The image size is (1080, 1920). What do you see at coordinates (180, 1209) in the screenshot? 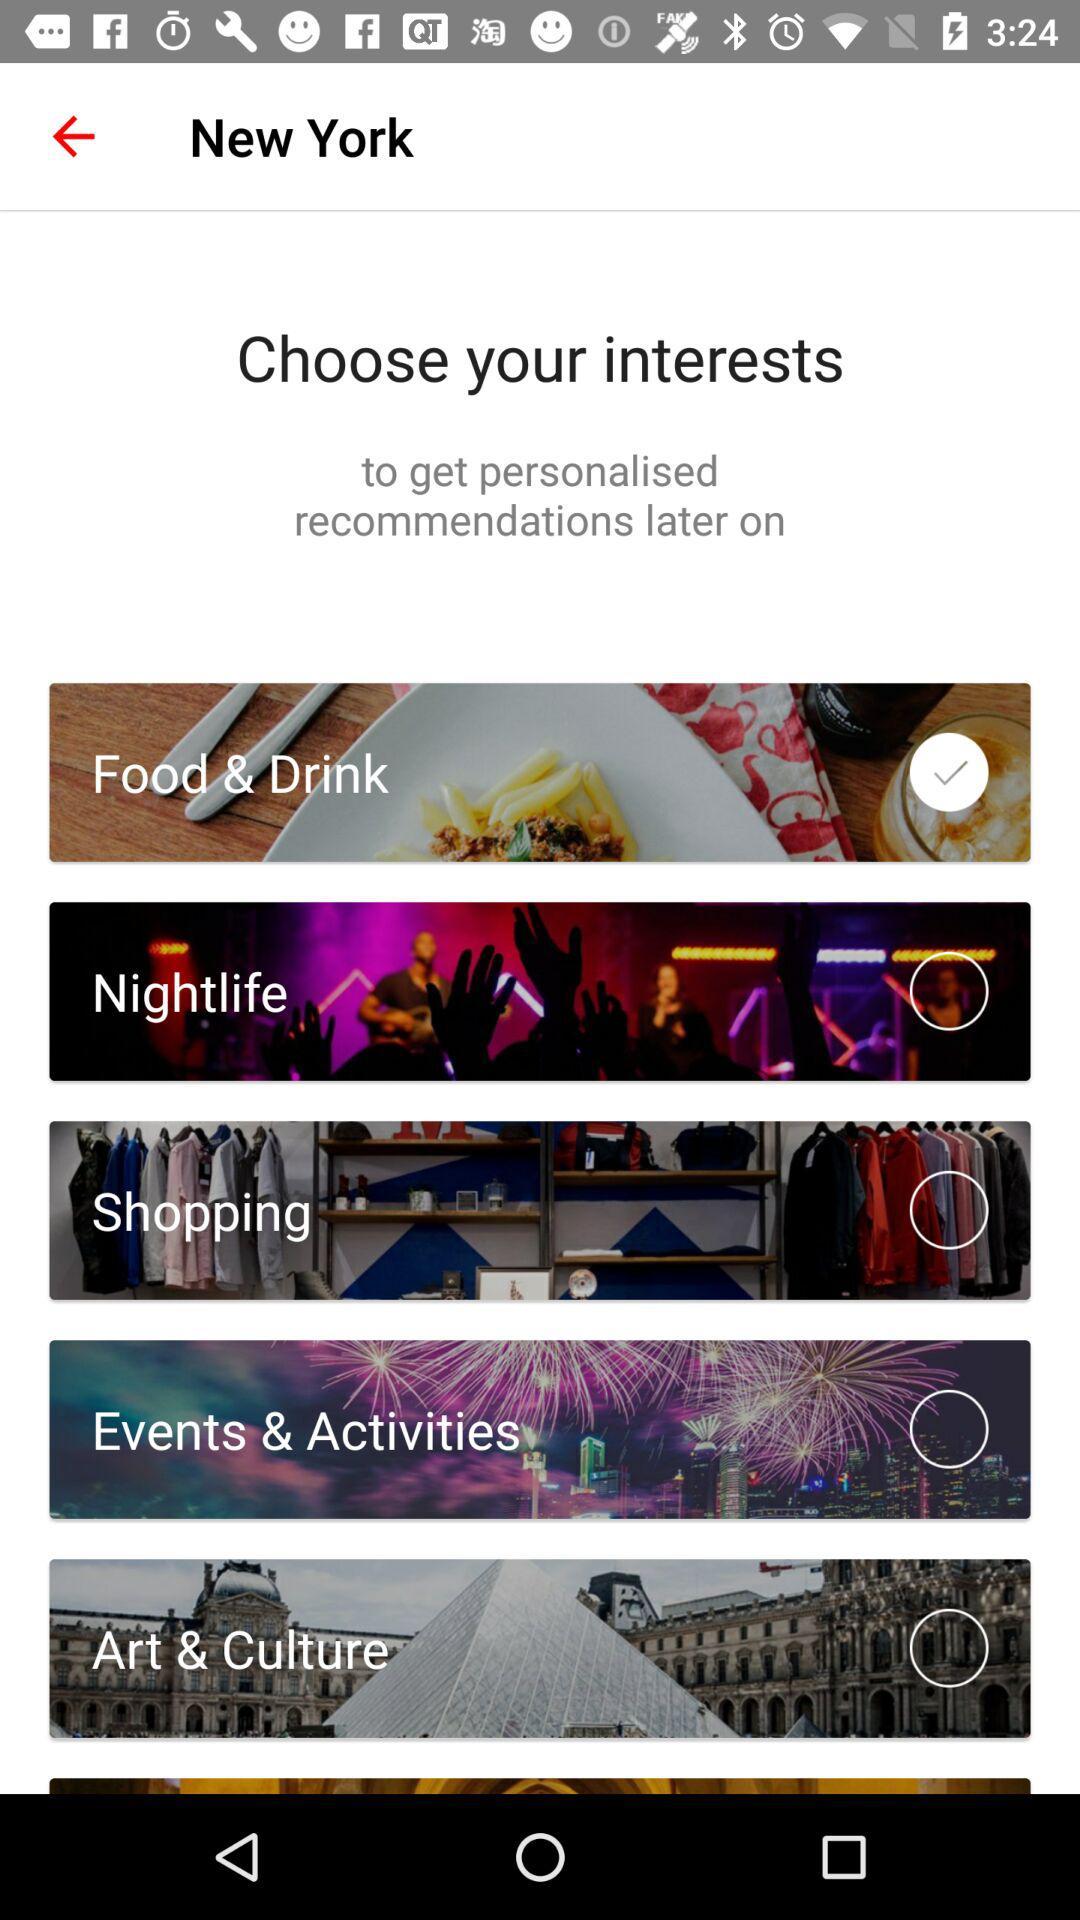
I see `the shopping` at bounding box center [180, 1209].